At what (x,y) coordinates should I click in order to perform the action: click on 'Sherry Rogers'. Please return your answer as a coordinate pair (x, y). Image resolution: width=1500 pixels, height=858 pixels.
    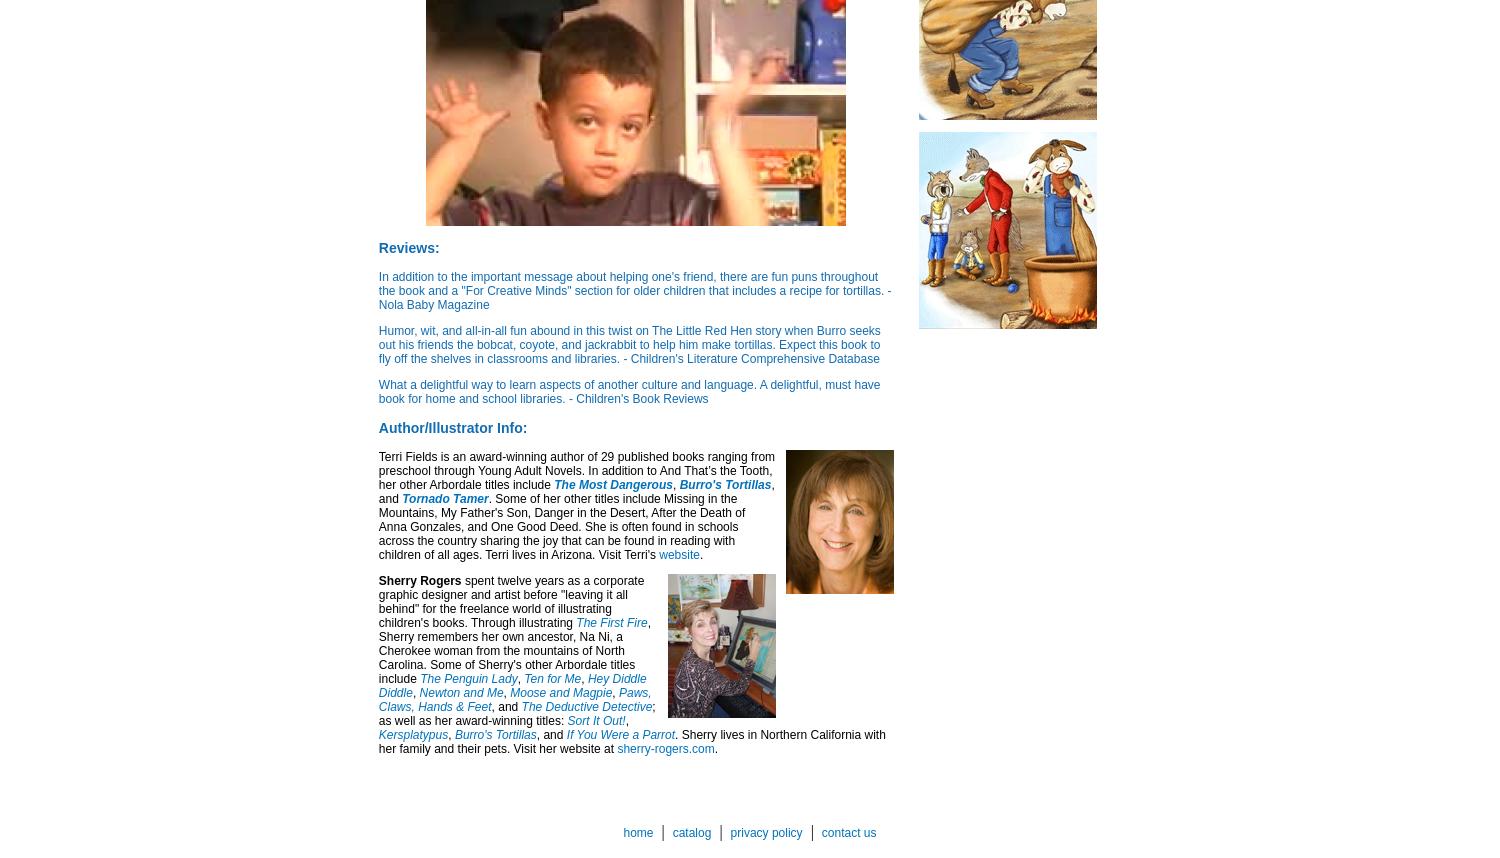
    Looking at the image, I should click on (419, 580).